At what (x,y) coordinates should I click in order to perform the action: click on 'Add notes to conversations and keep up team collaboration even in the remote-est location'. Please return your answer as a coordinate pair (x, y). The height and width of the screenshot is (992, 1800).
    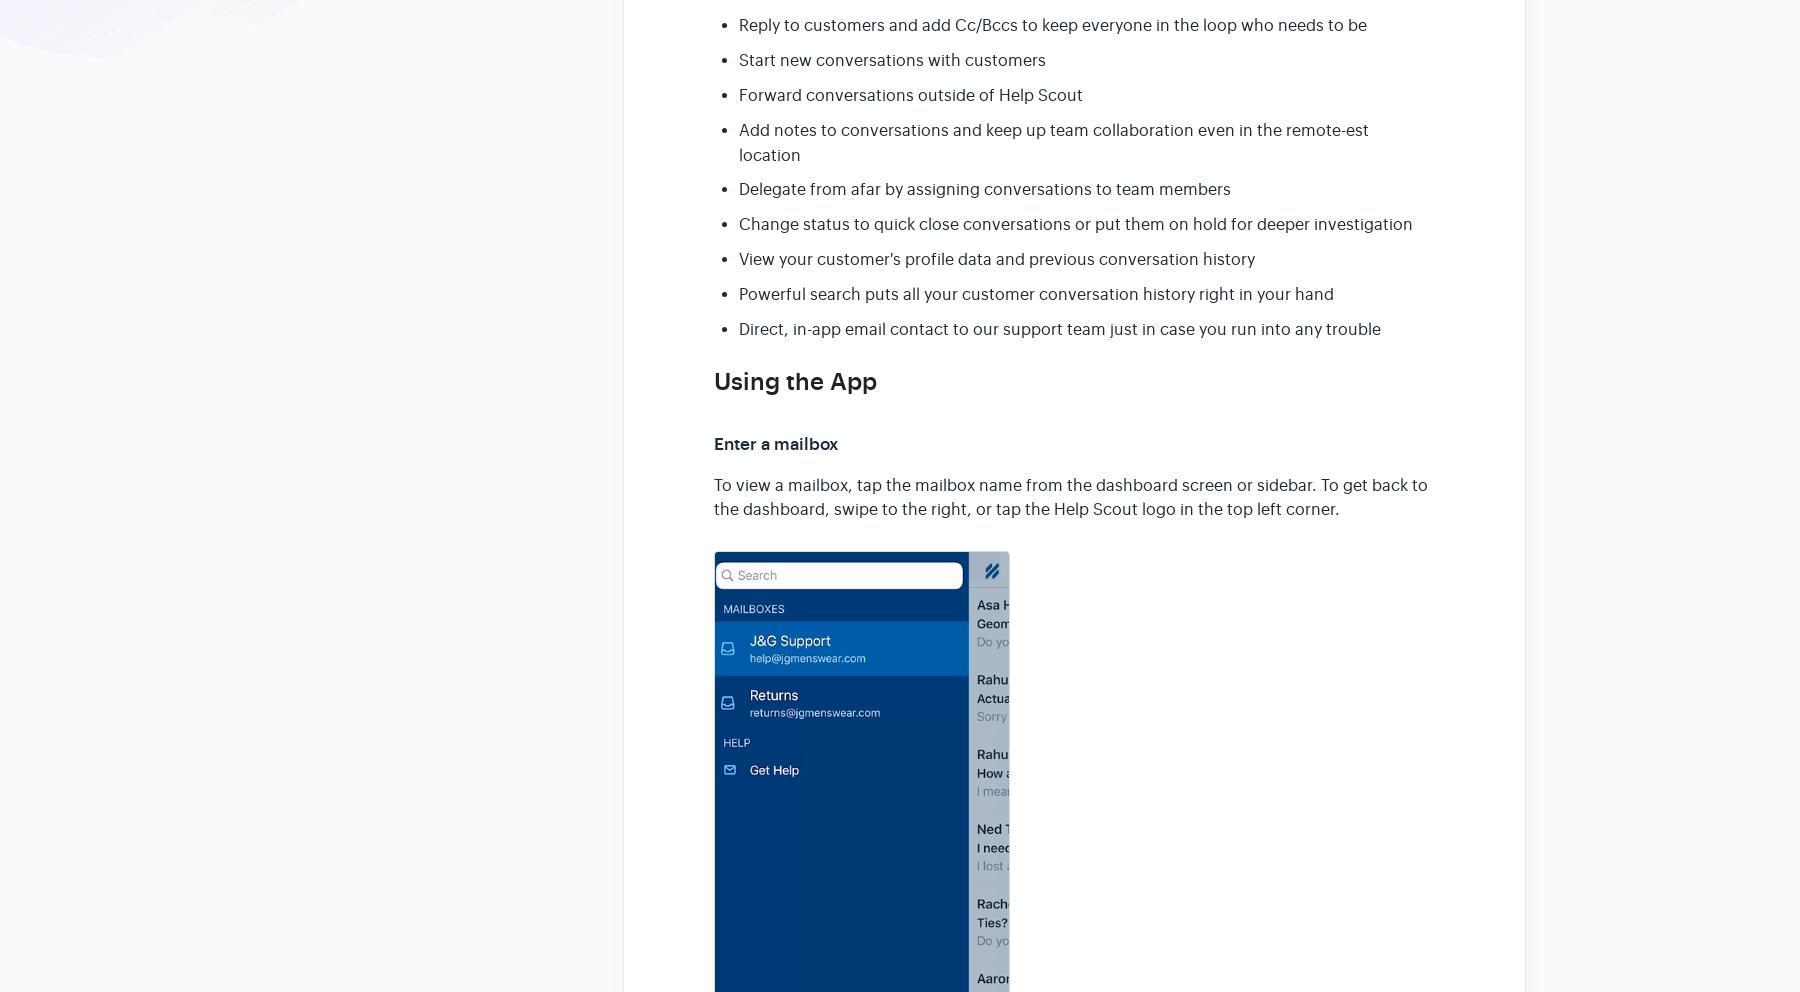
    Looking at the image, I should click on (1054, 142).